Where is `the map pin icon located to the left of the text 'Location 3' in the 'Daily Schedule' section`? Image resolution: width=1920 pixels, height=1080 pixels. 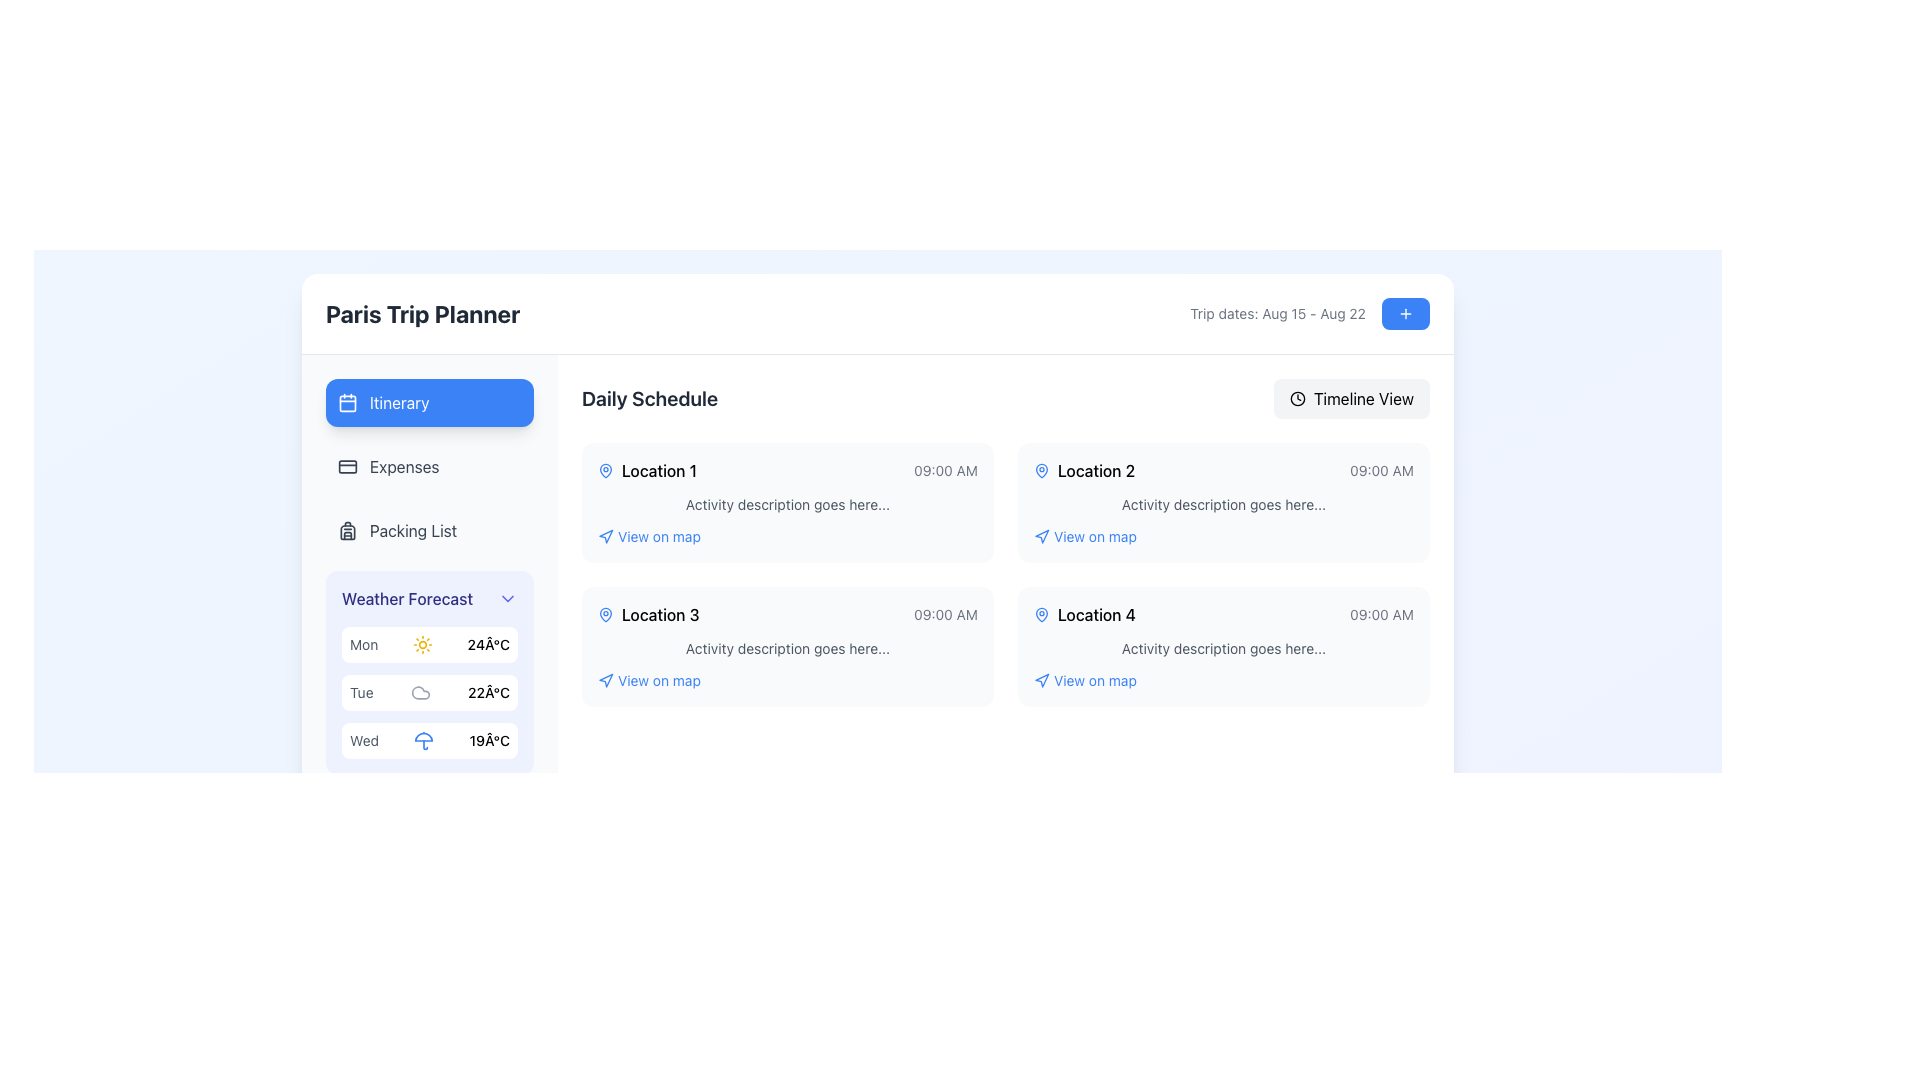
the map pin icon located to the left of the text 'Location 3' in the 'Daily Schedule' section is located at coordinates (604, 613).